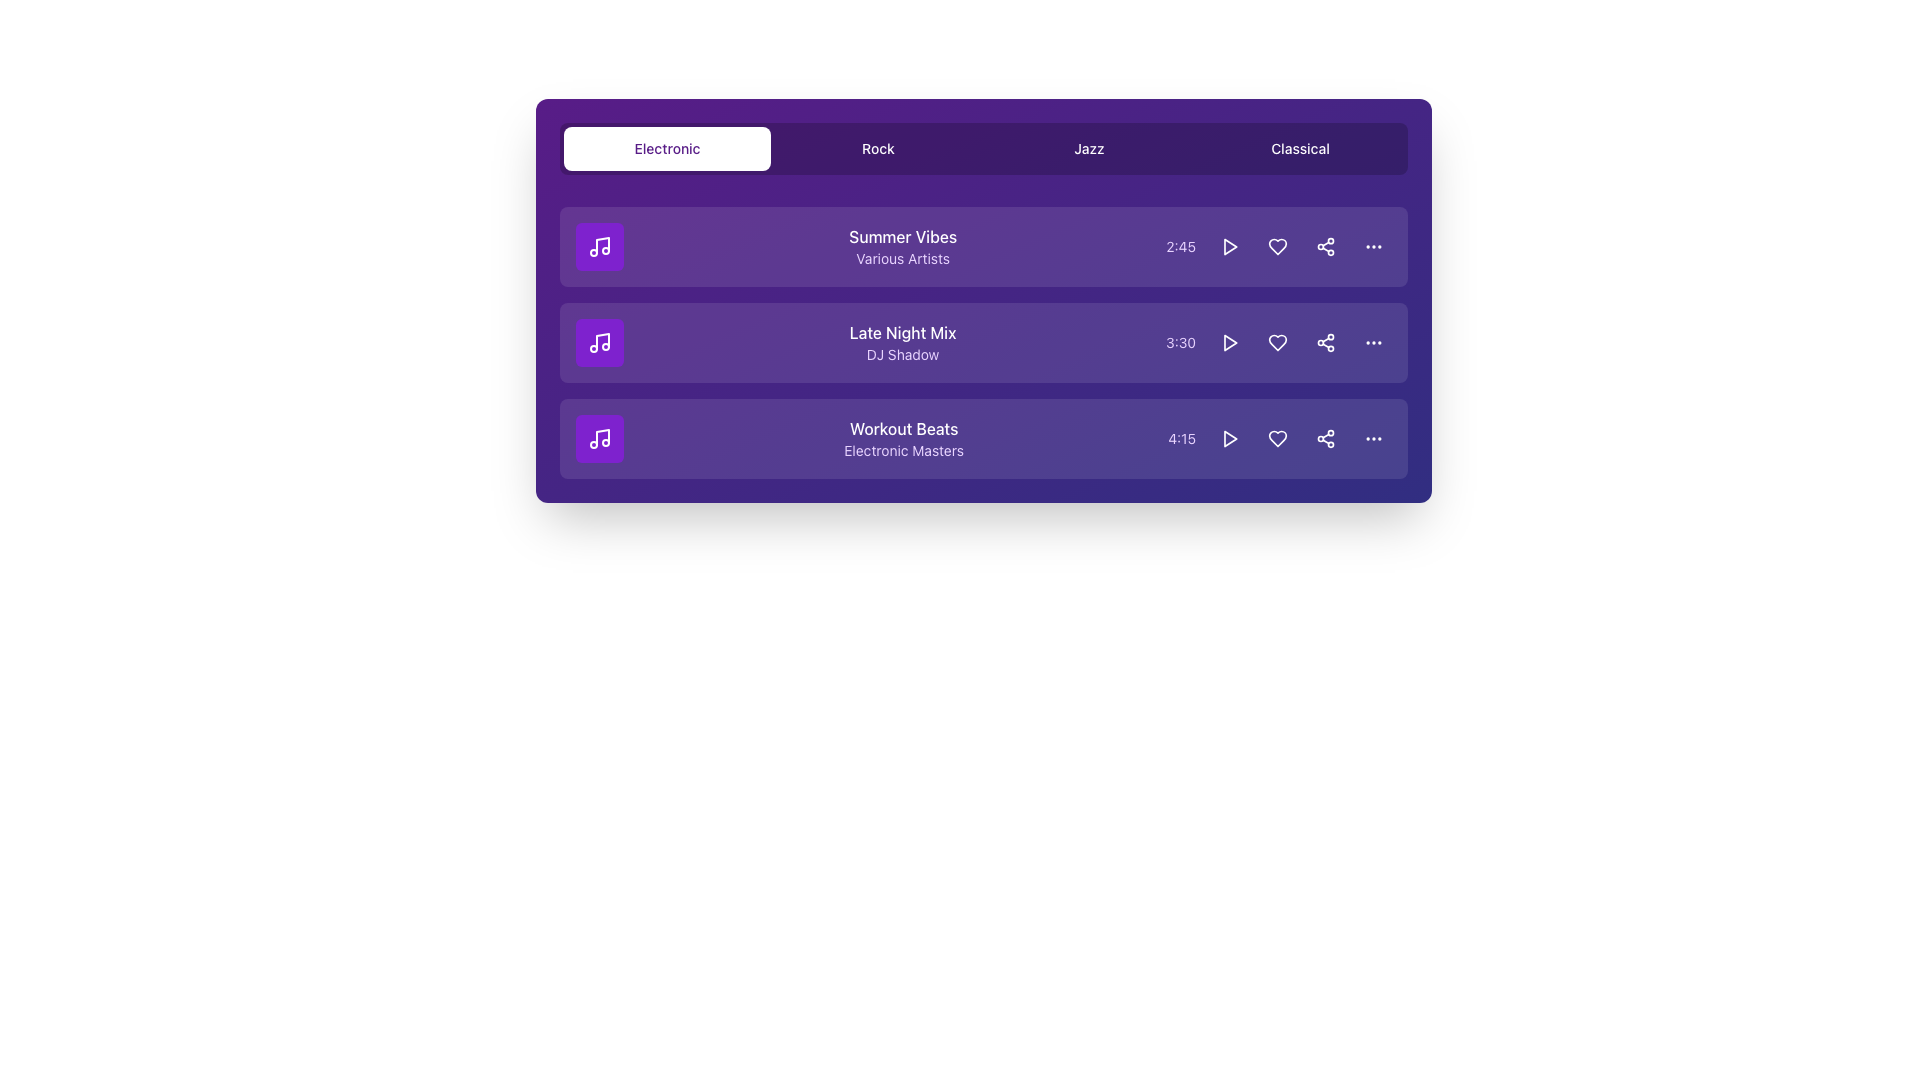  What do you see at coordinates (1276, 342) in the screenshot?
I see `the icon button located in the second row of the list interface, immediately following the play icon, to mark the item as favorite` at bounding box center [1276, 342].